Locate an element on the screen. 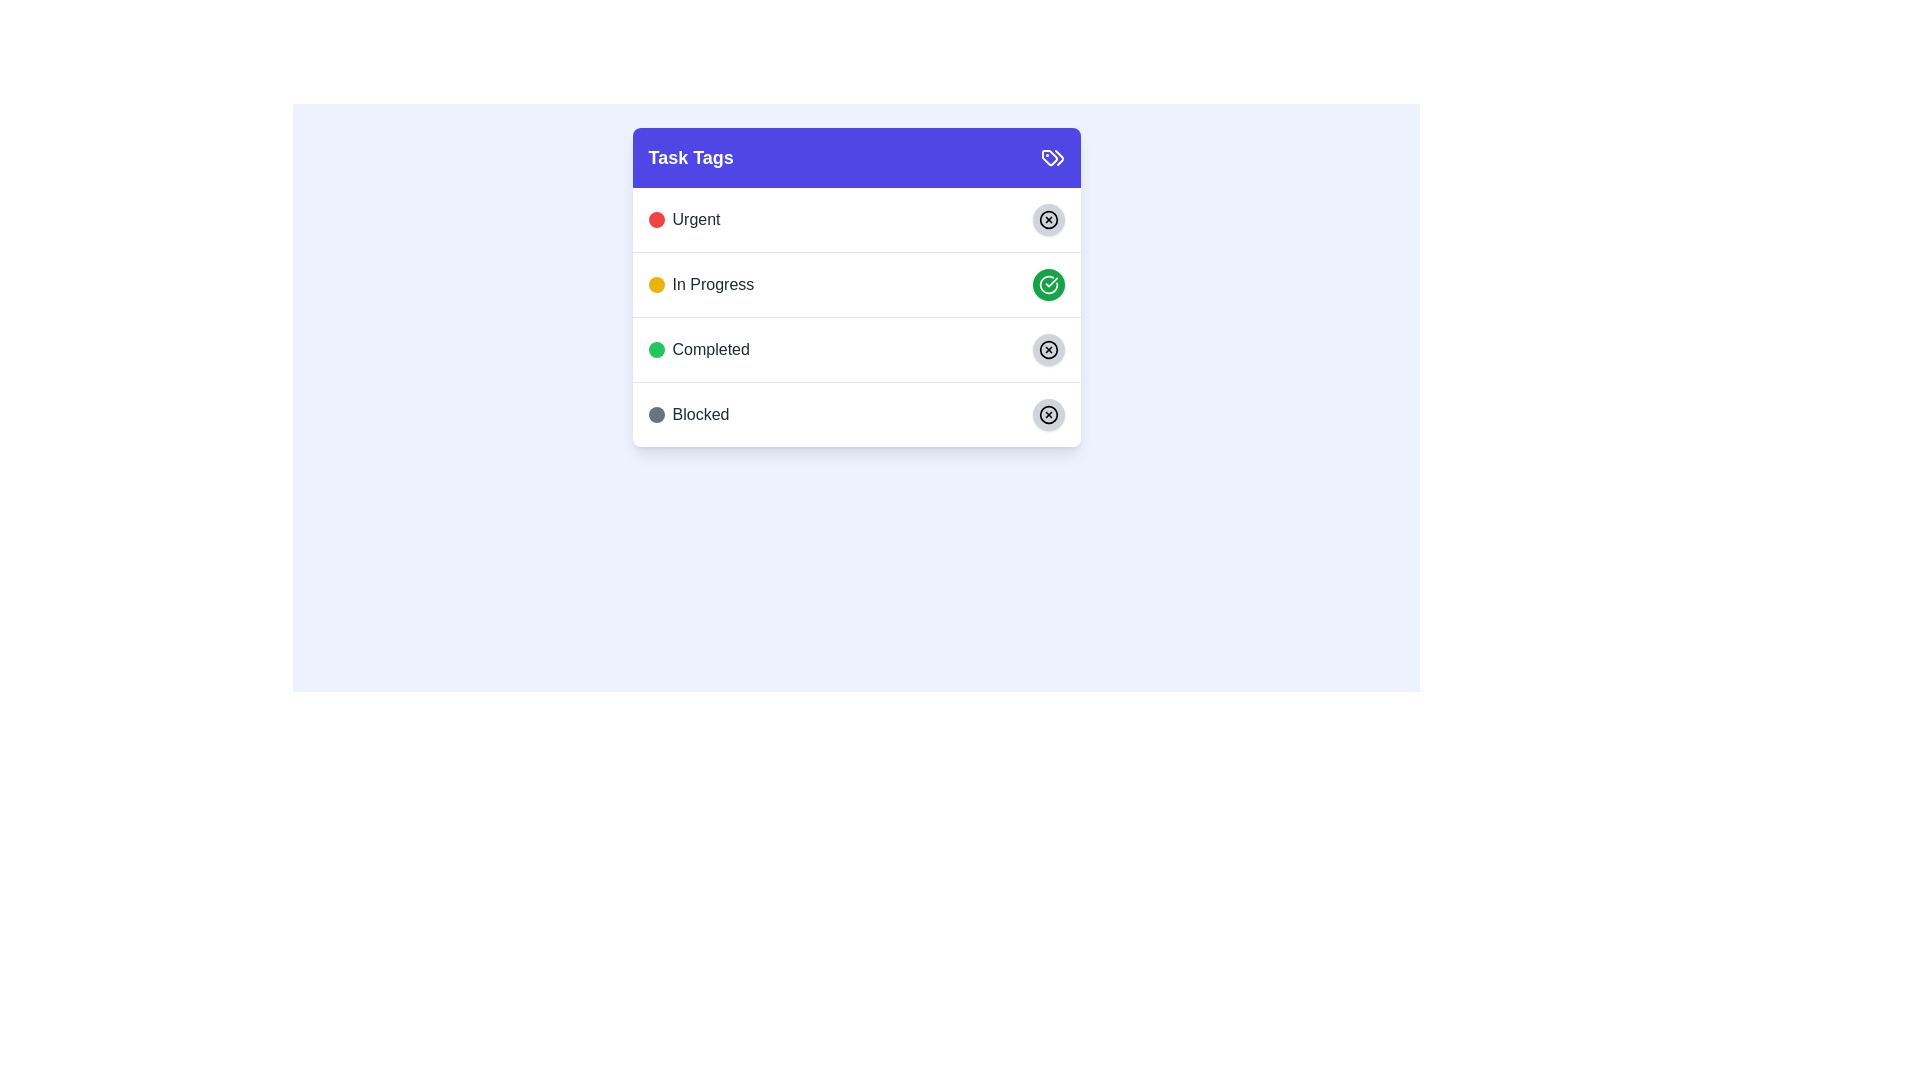  the delete or close button located at the far right of the 'Urgent' tag row in the 'Task Tags' panel is located at coordinates (1047, 219).